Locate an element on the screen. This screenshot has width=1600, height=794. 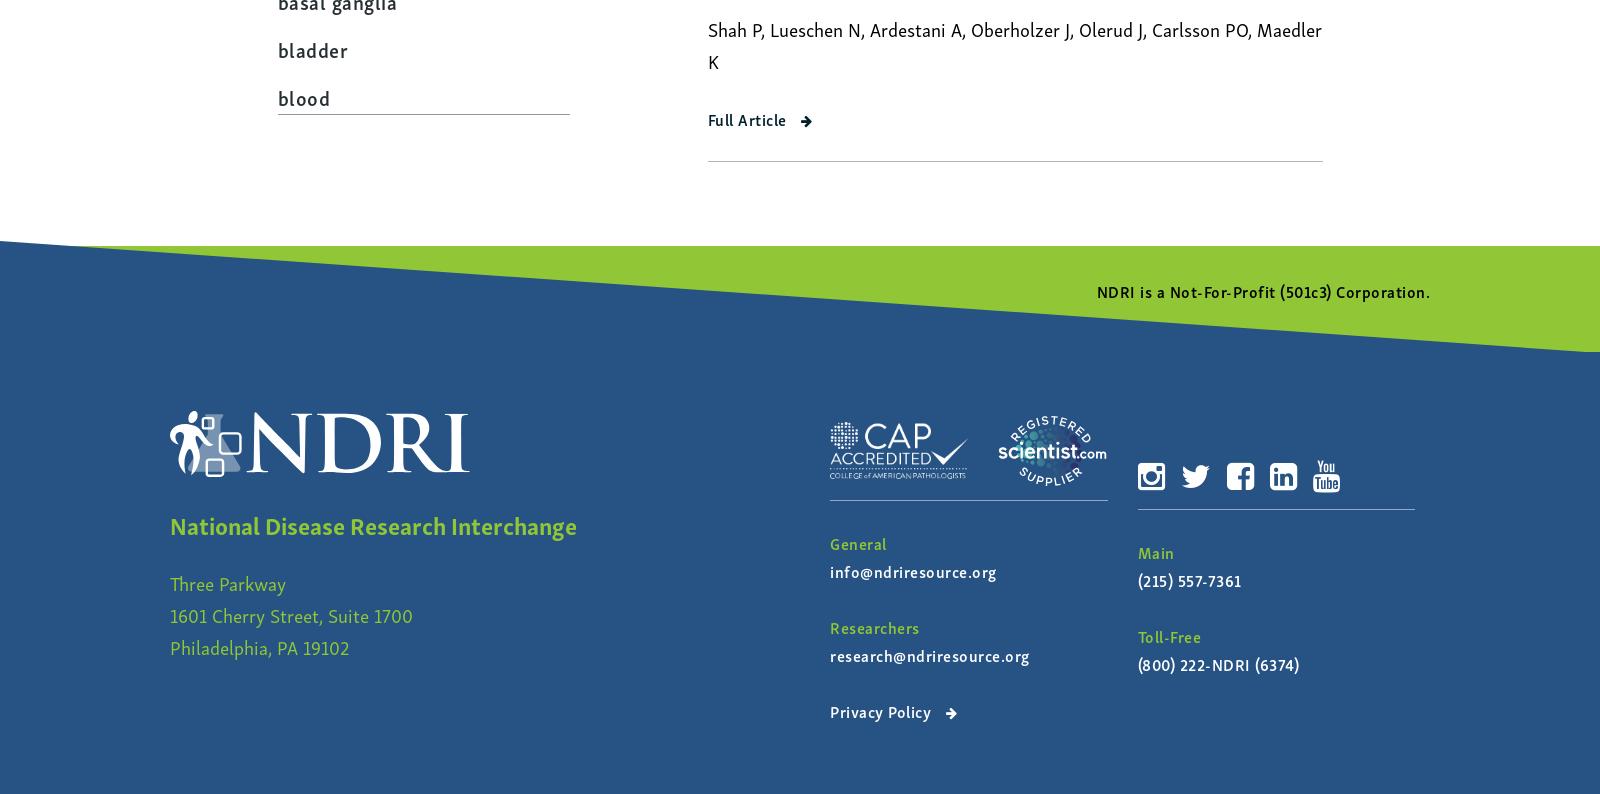
'(215) 557-7361' is located at coordinates (1188, 577).